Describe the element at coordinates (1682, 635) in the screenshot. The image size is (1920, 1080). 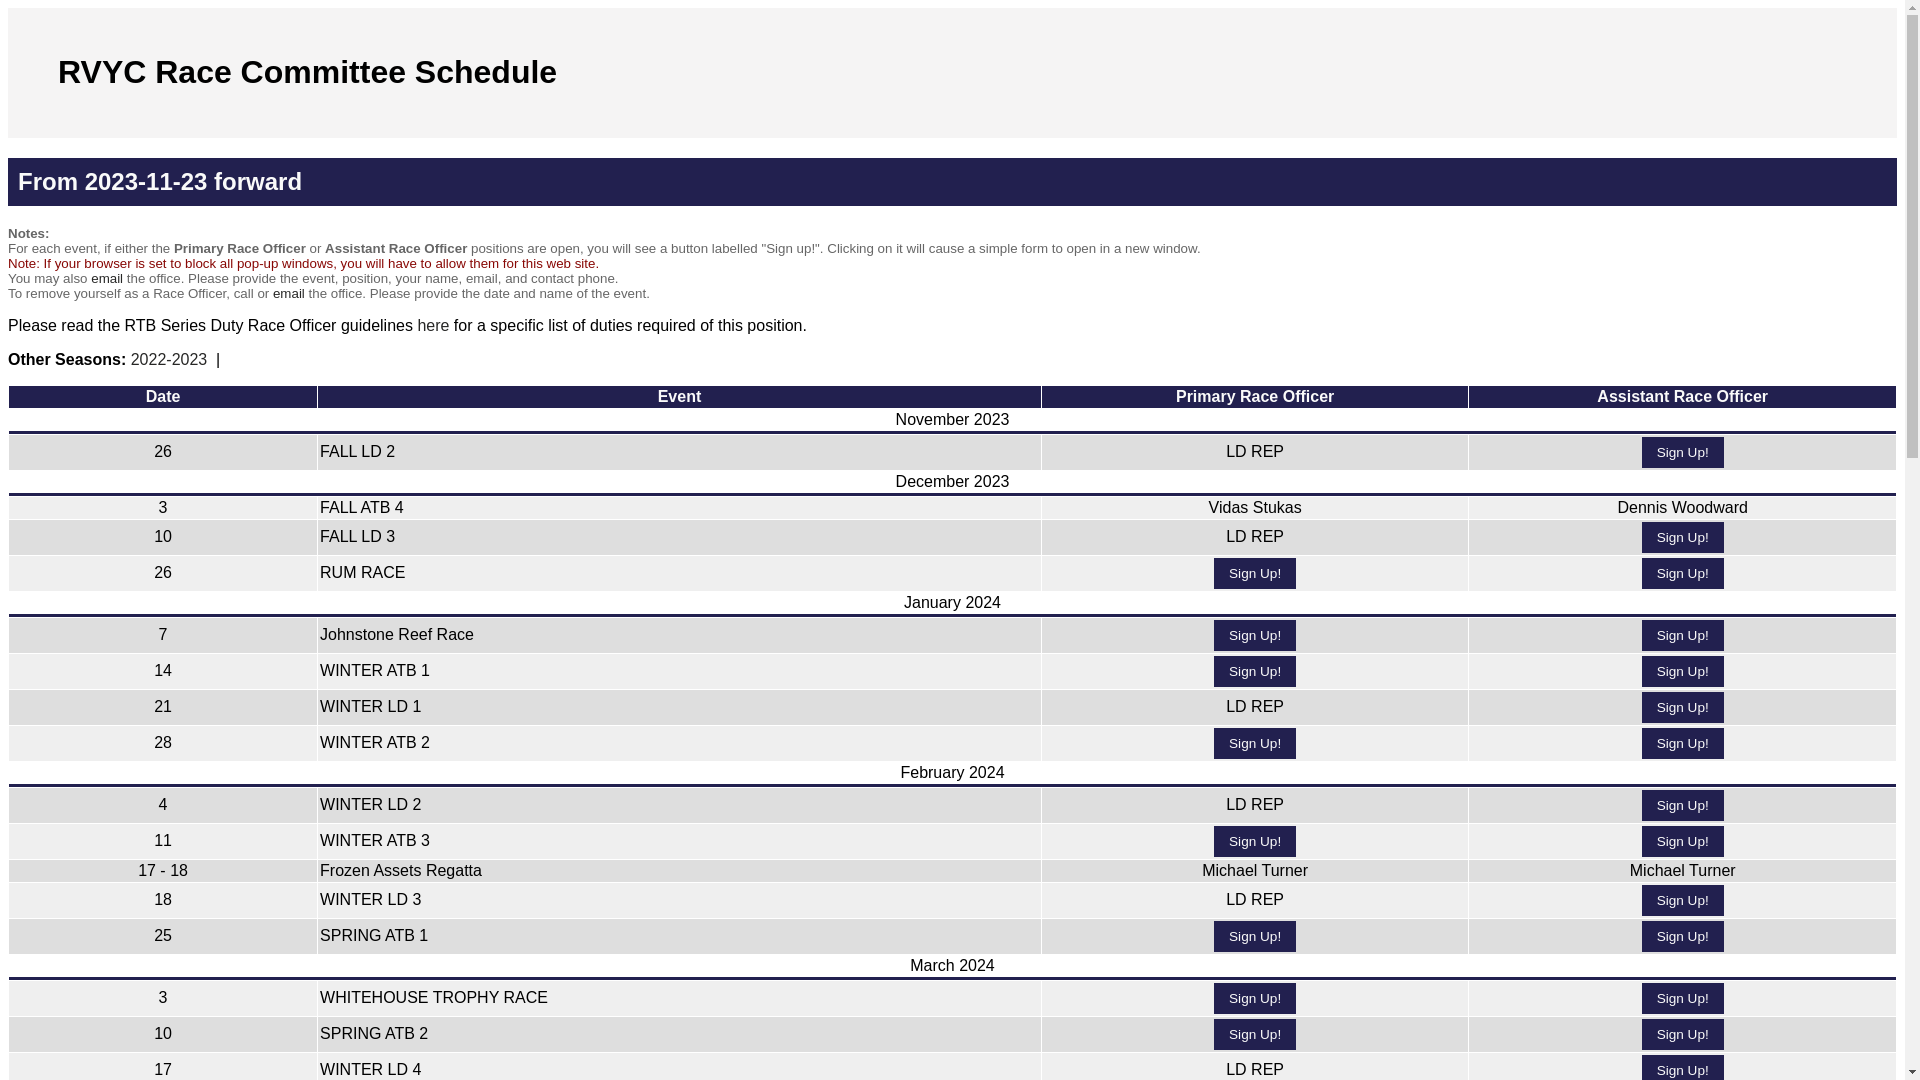
I see `'Sign Up!'` at that location.